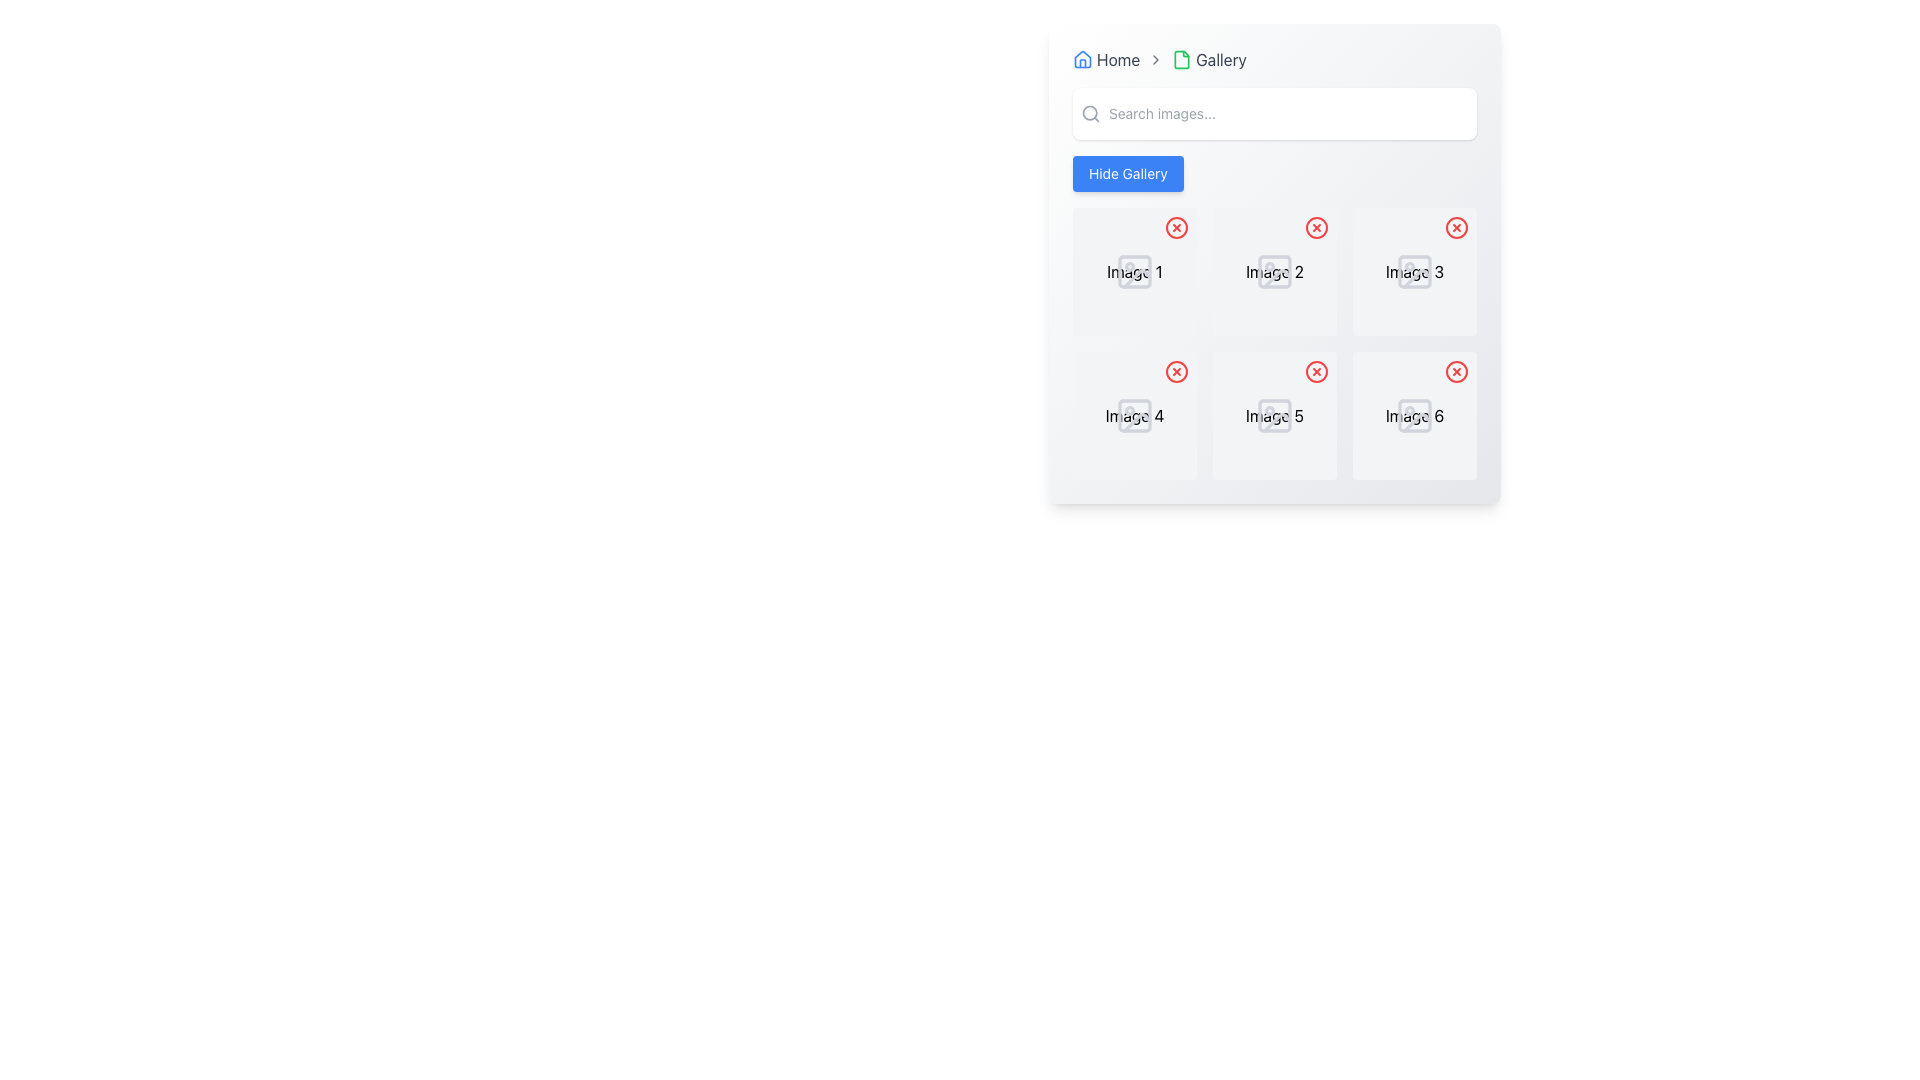  Describe the element at coordinates (1274, 272) in the screenshot. I see `the rectangular SVG graphical element with rounded corners located in the upper-middle row of the grid layout of six images, specifically the second image placeholder` at that location.